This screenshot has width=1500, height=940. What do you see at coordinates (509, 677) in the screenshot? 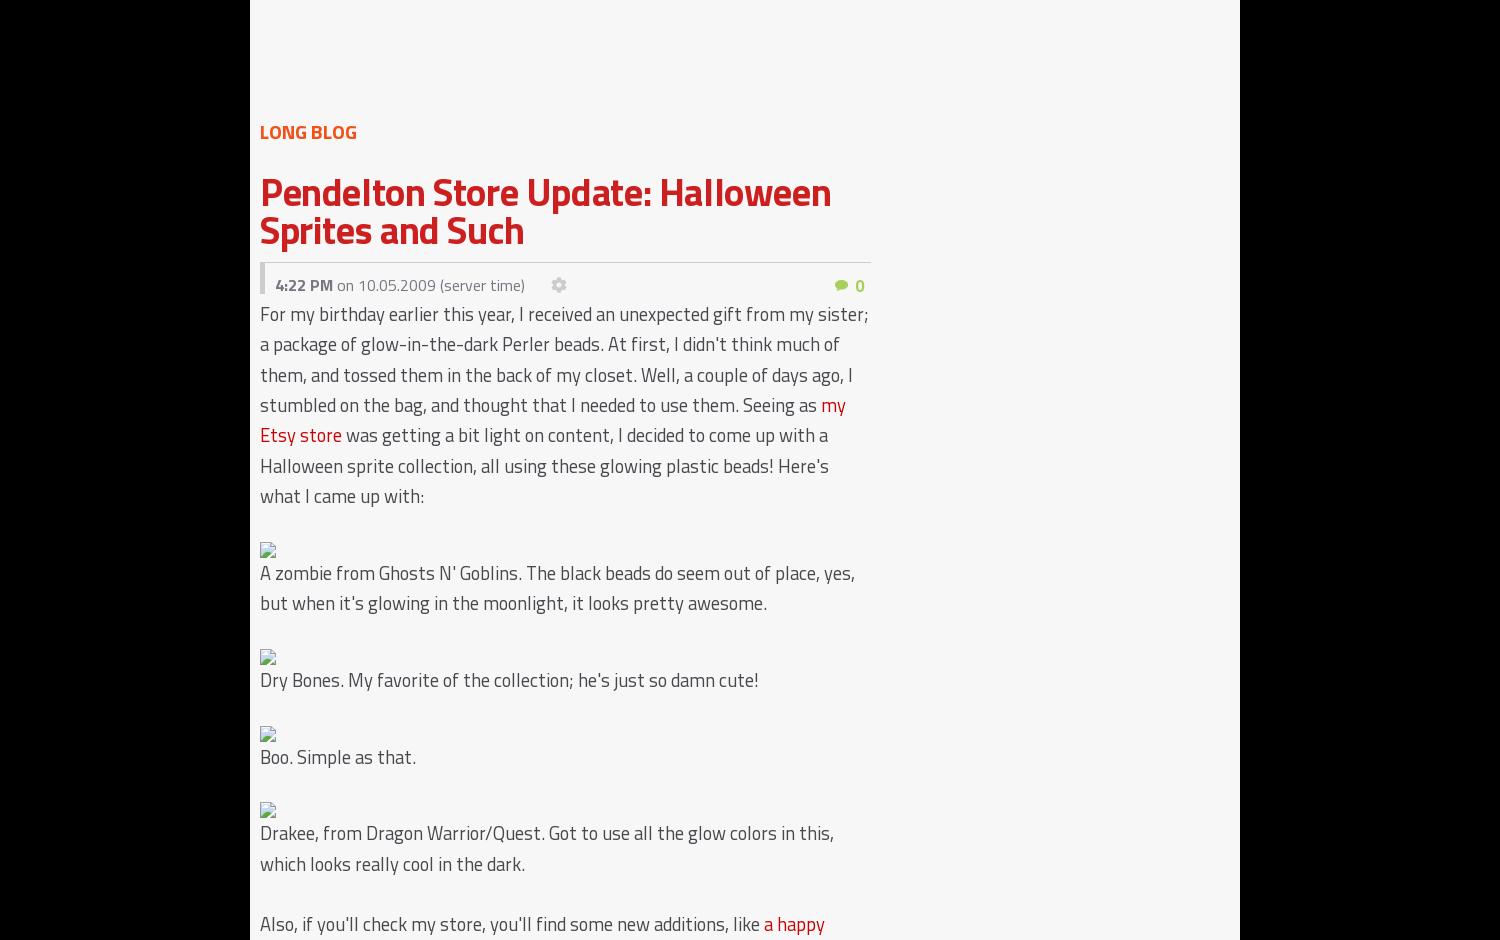
I see `'Dry Bones. My favorite of the collection; he's just so damn cute!'` at bounding box center [509, 677].